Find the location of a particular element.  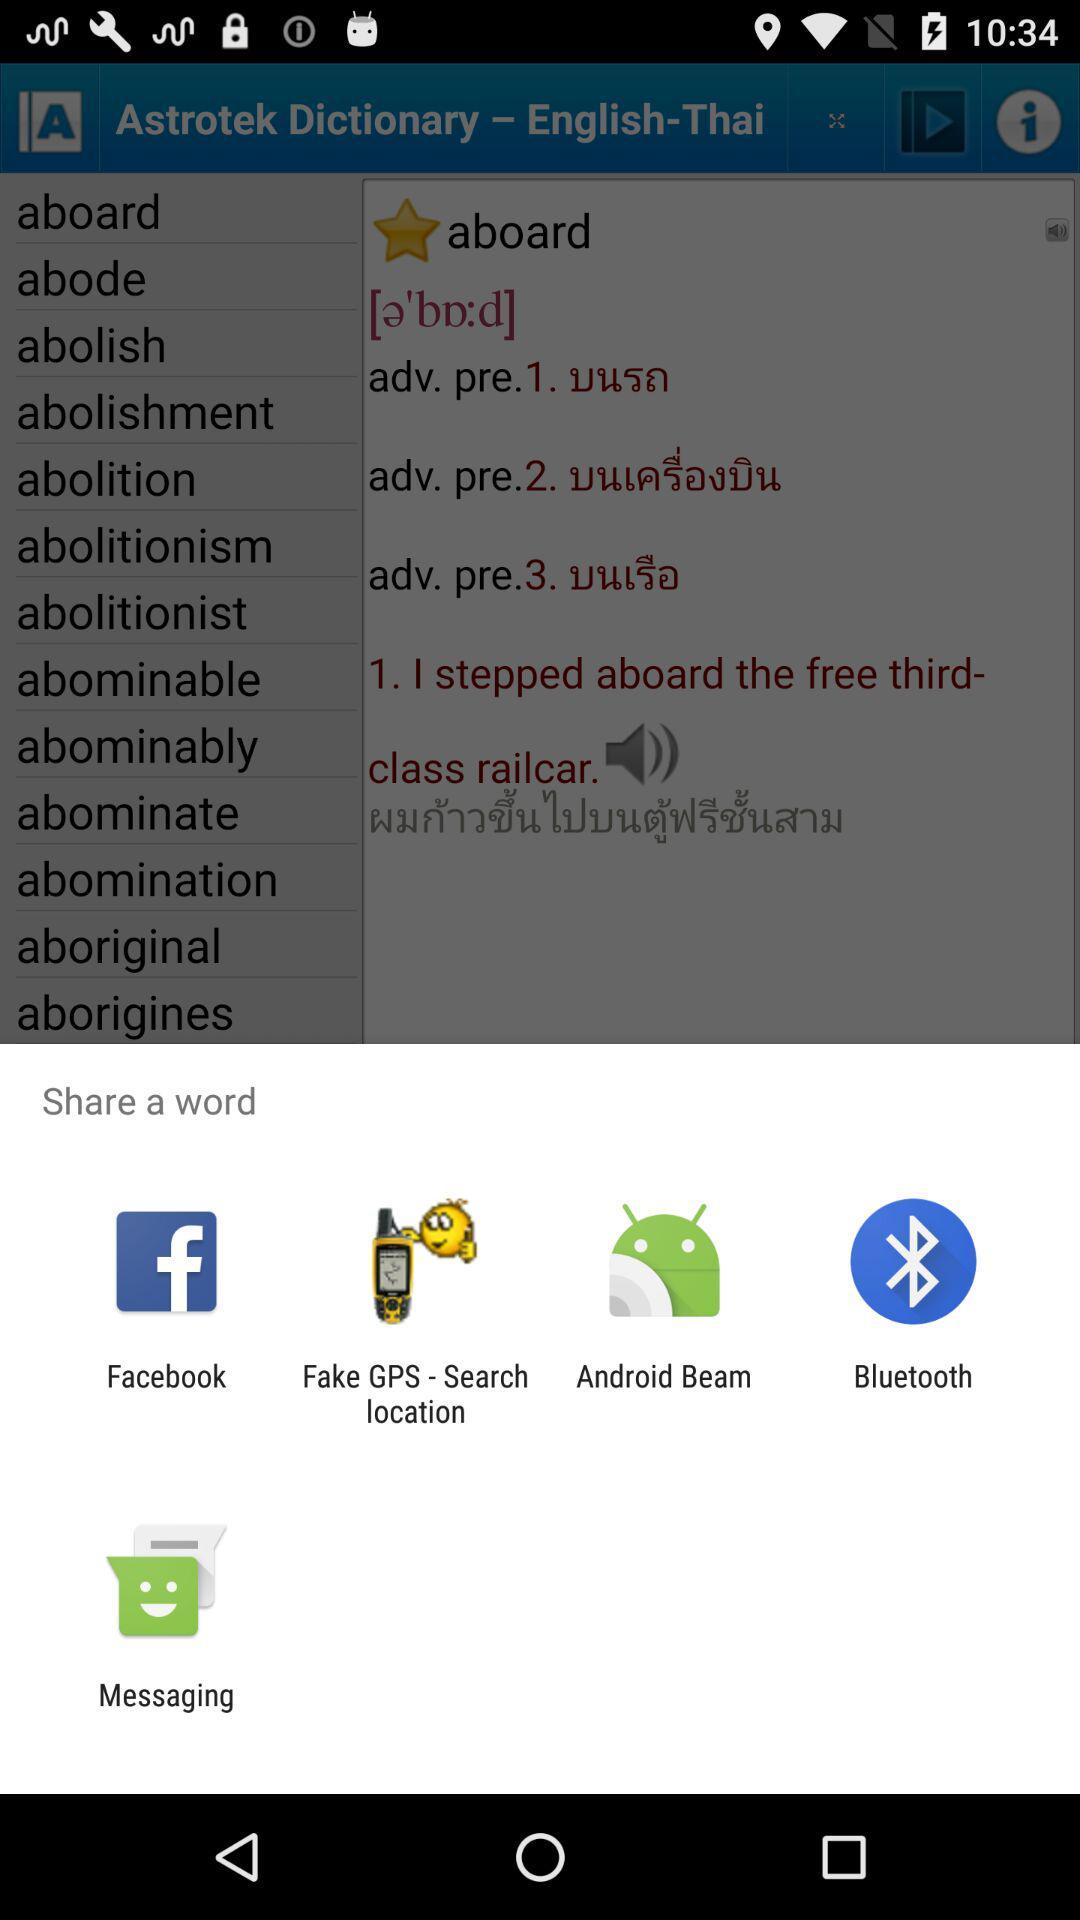

the facebook app is located at coordinates (165, 1392).